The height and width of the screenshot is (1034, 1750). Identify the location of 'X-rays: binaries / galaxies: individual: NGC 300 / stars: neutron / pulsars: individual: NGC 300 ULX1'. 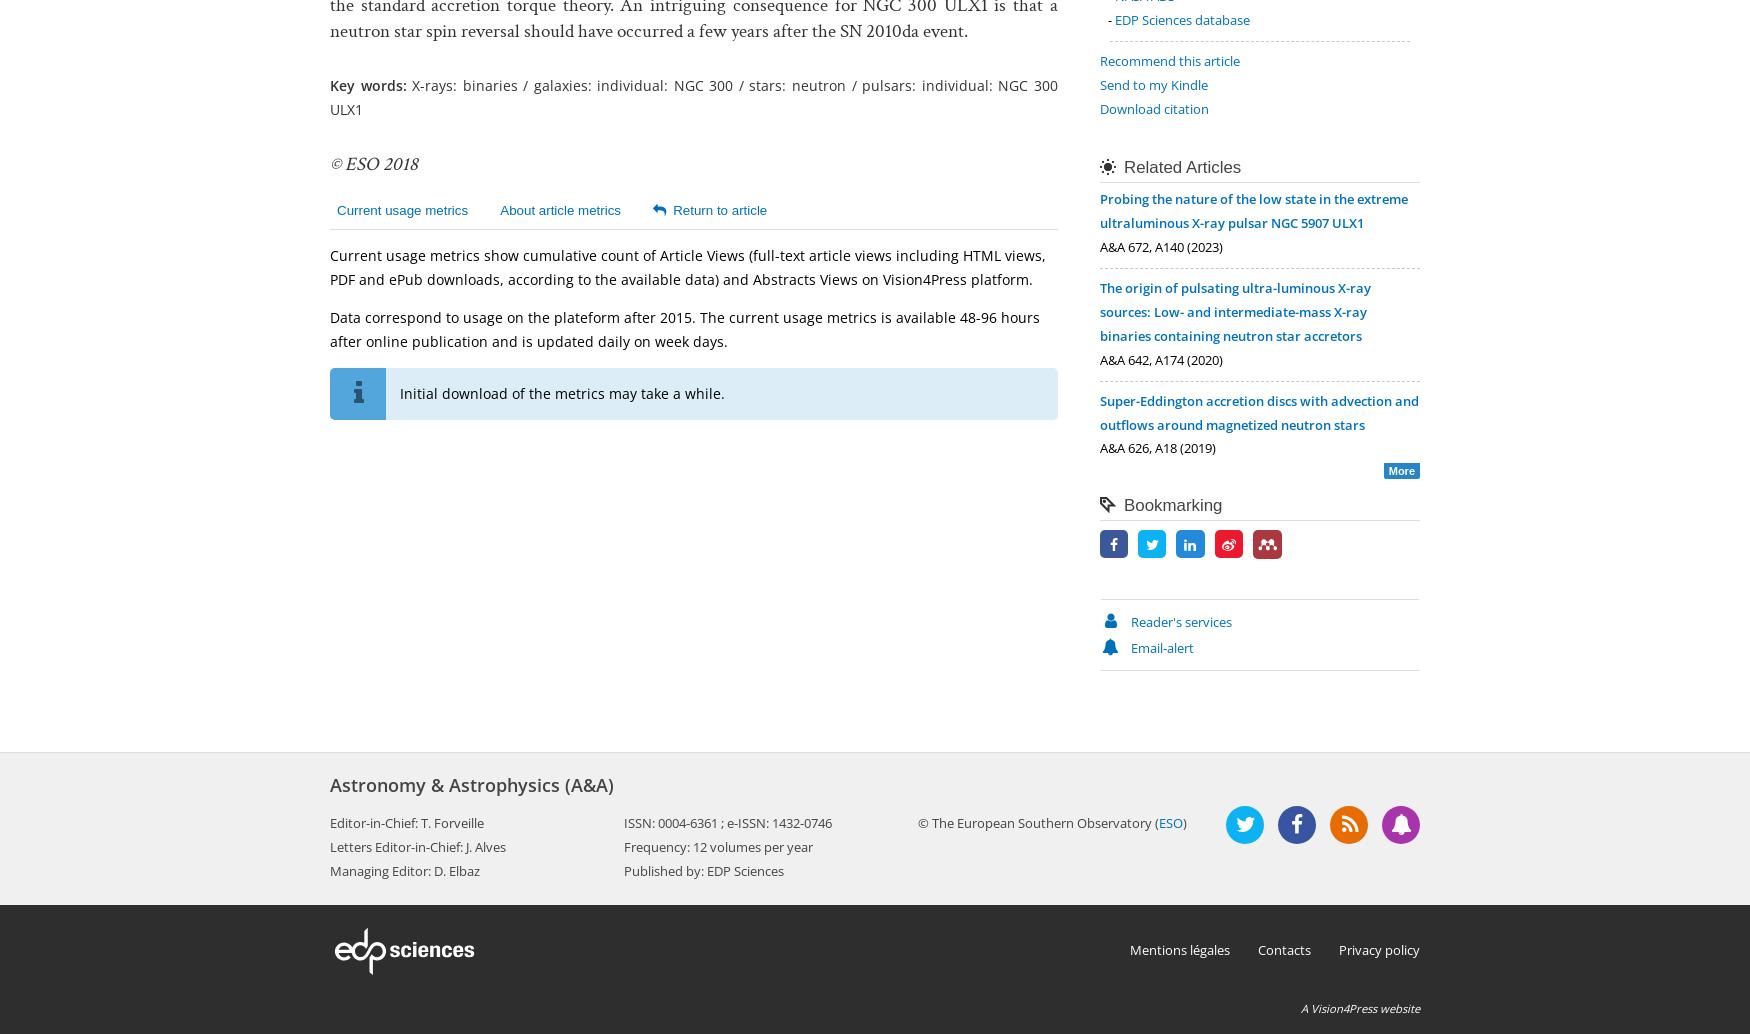
(330, 97).